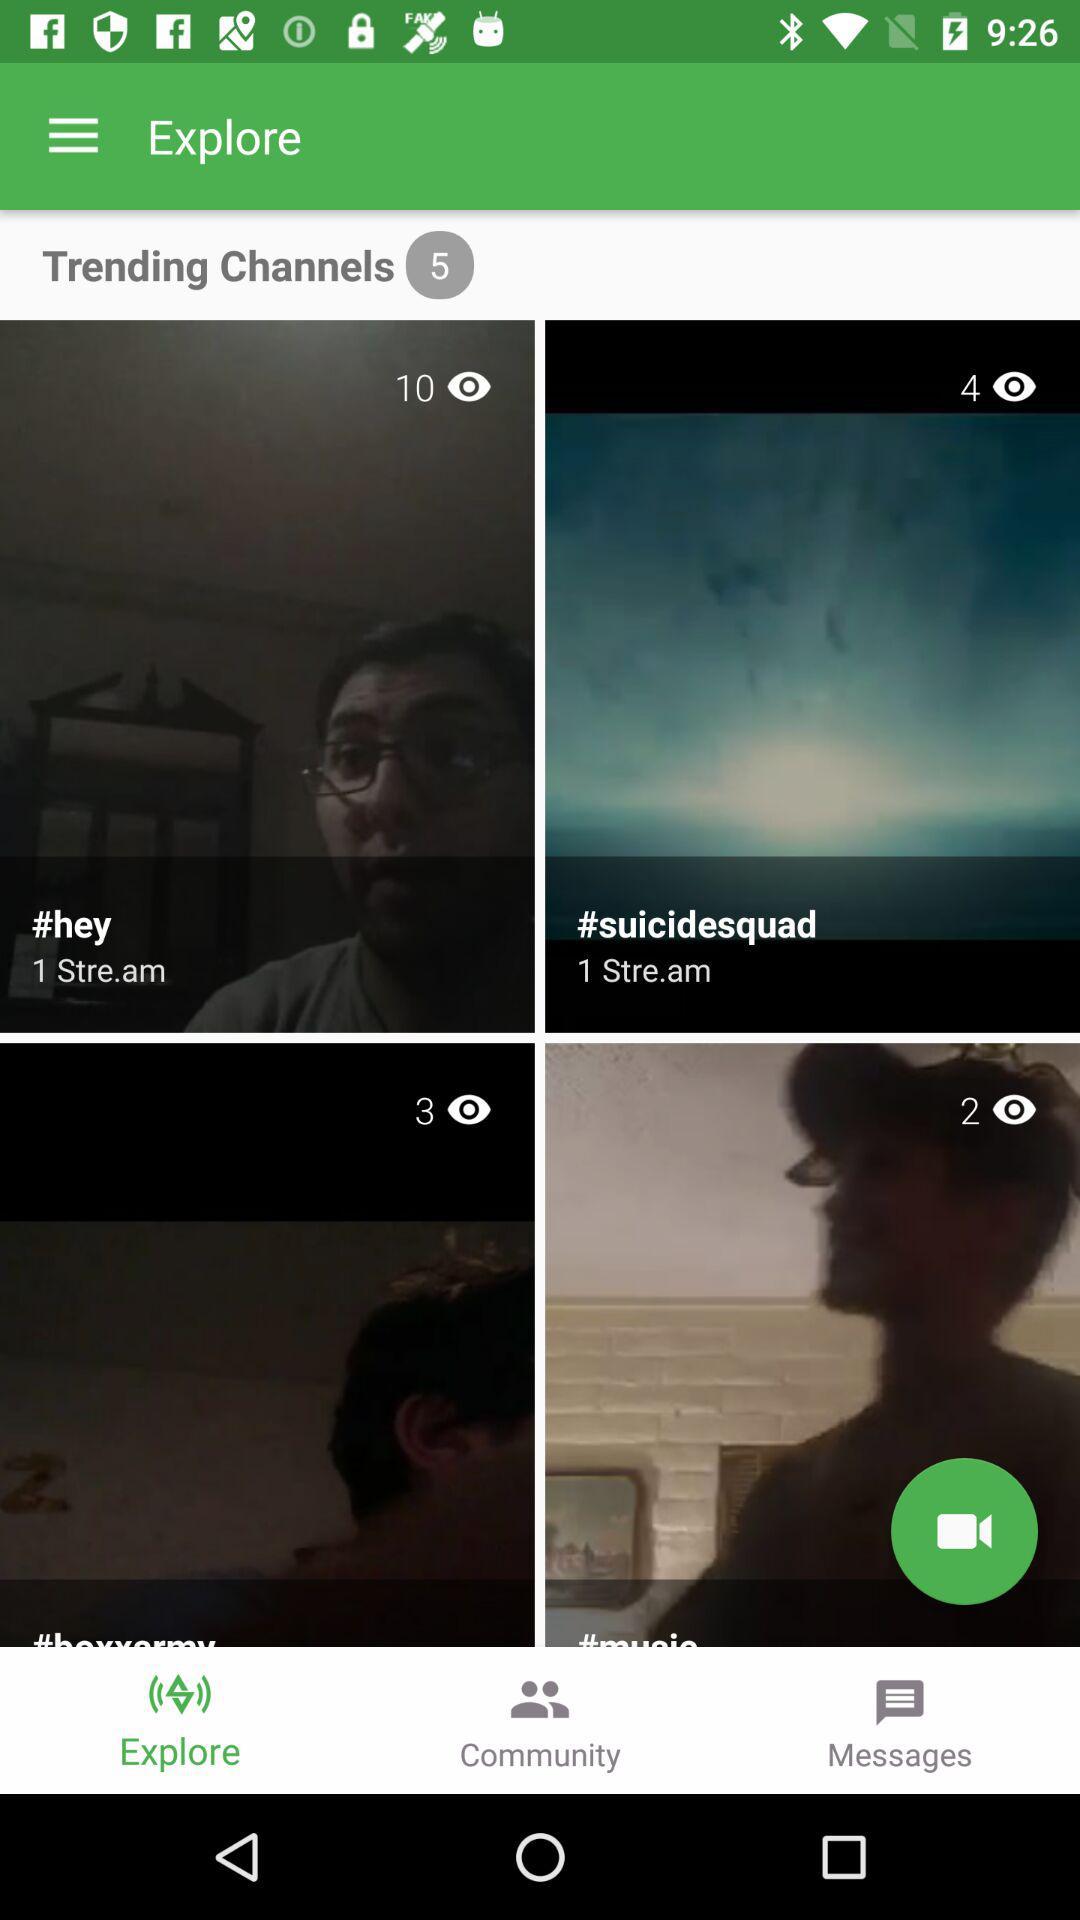 This screenshot has height=1920, width=1080. Describe the element at coordinates (963, 1530) in the screenshot. I see `the videocam icon` at that location.